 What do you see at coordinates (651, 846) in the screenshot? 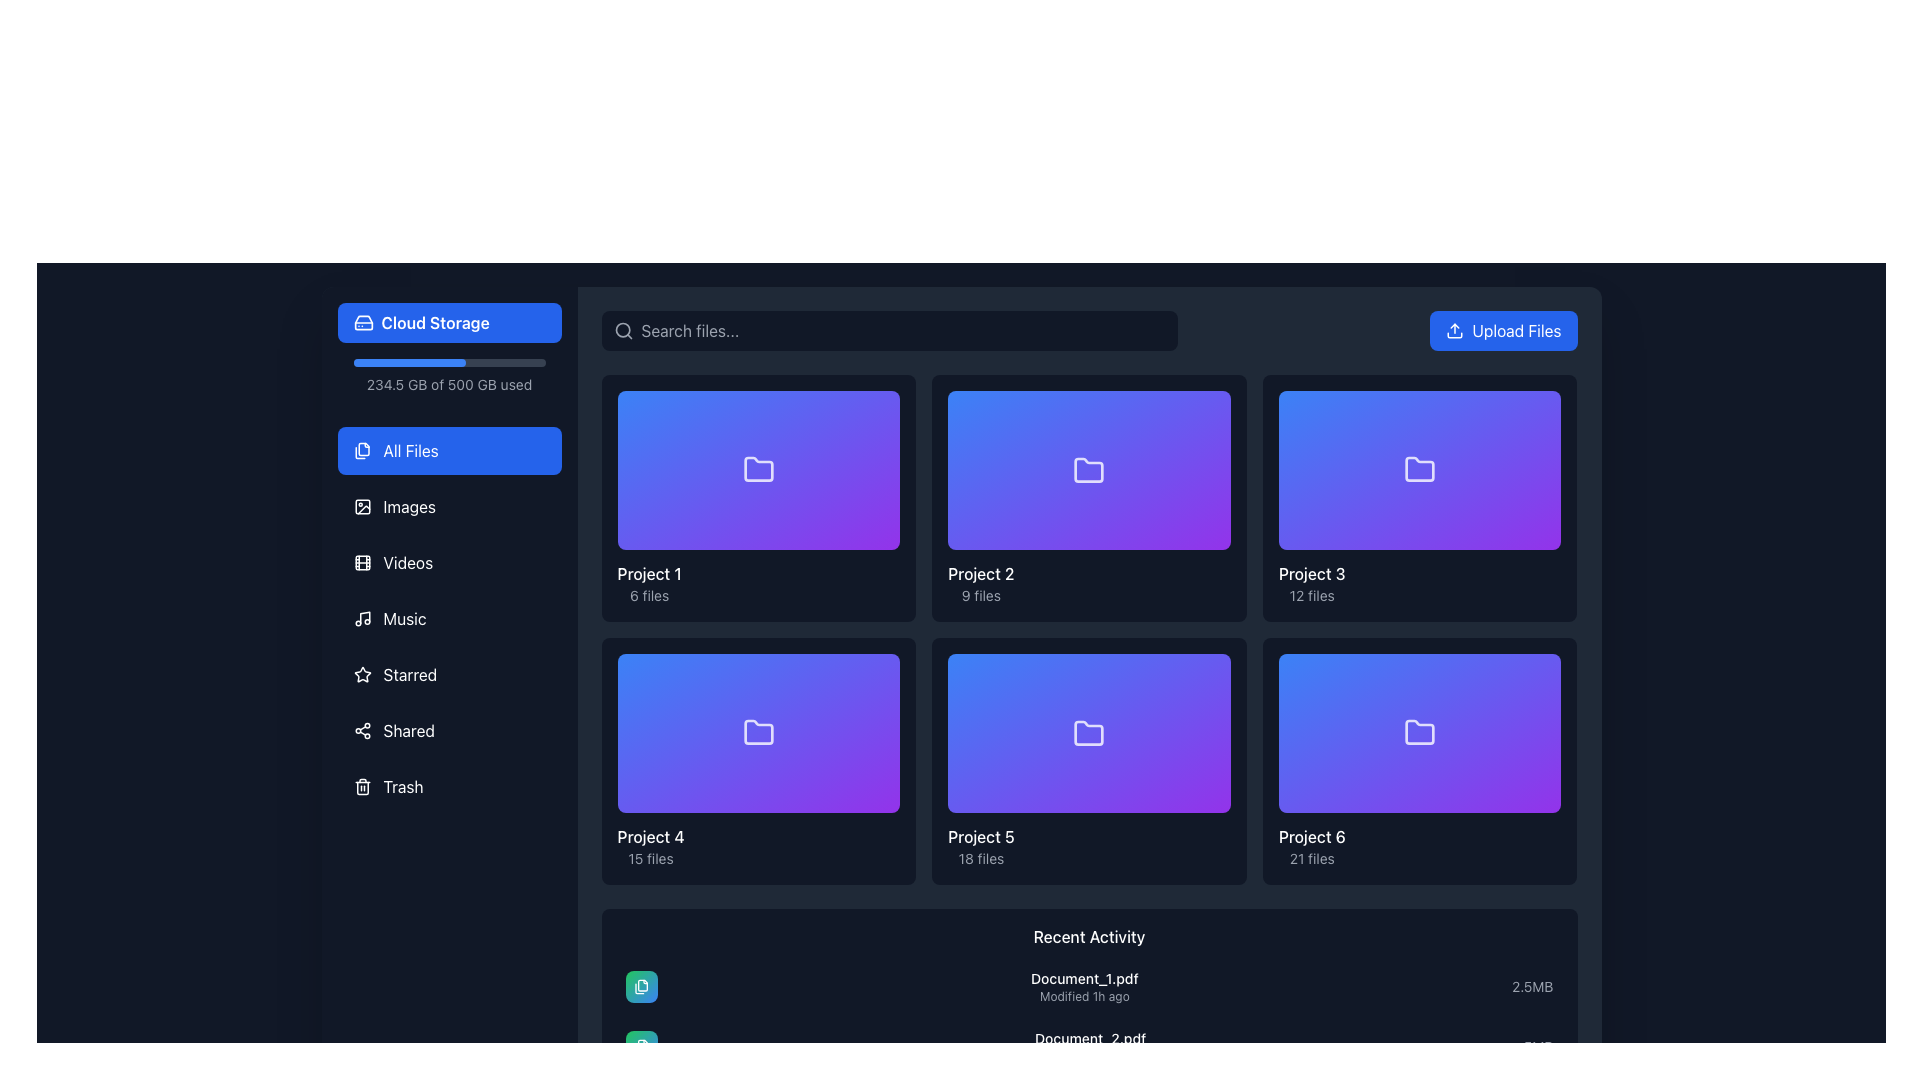
I see `the text label displaying 'Project 4' and '15 files', which is located in the lower-left corner of the project grid` at bounding box center [651, 846].